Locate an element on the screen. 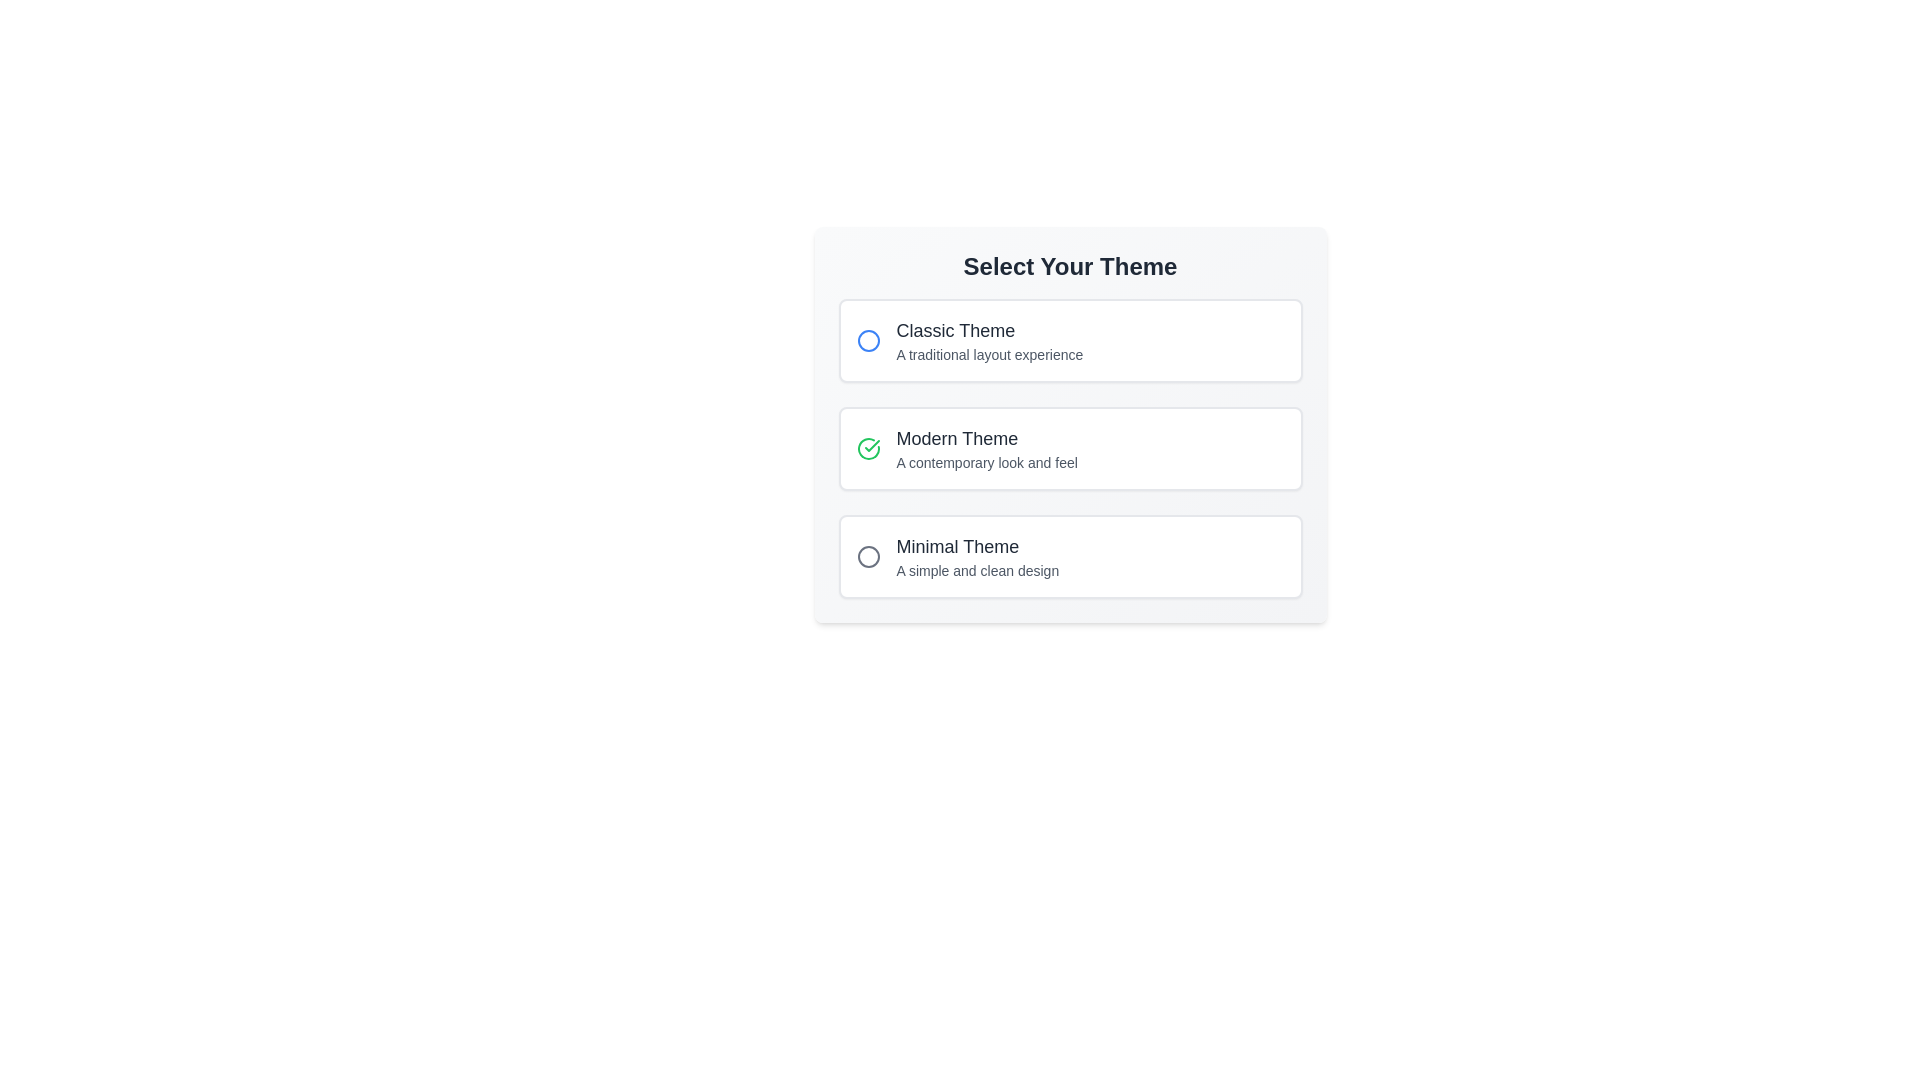 The width and height of the screenshot is (1920, 1080). text from the Text Label displaying 'Minimal Theme', which is located in the third card of a vertically arranged list is located at coordinates (977, 547).